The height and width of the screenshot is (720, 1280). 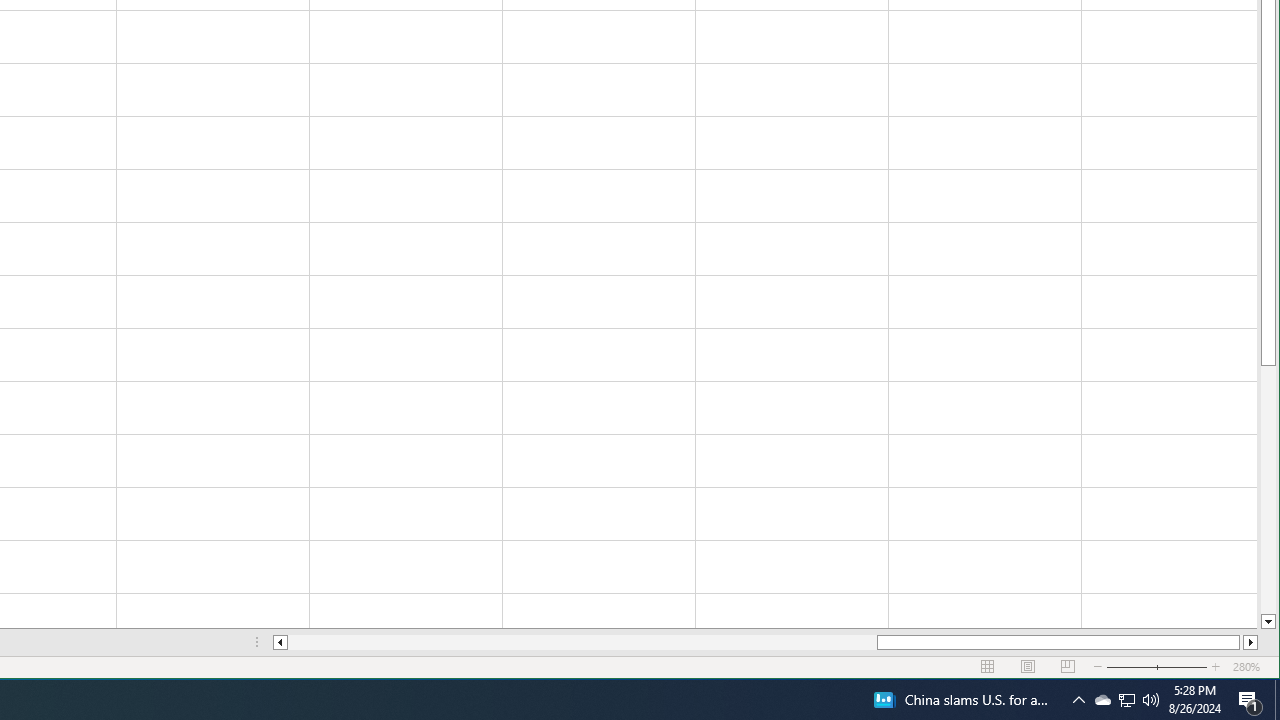 What do you see at coordinates (1067, 667) in the screenshot?
I see `'Page Break Preview'` at bounding box center [1067, 667].